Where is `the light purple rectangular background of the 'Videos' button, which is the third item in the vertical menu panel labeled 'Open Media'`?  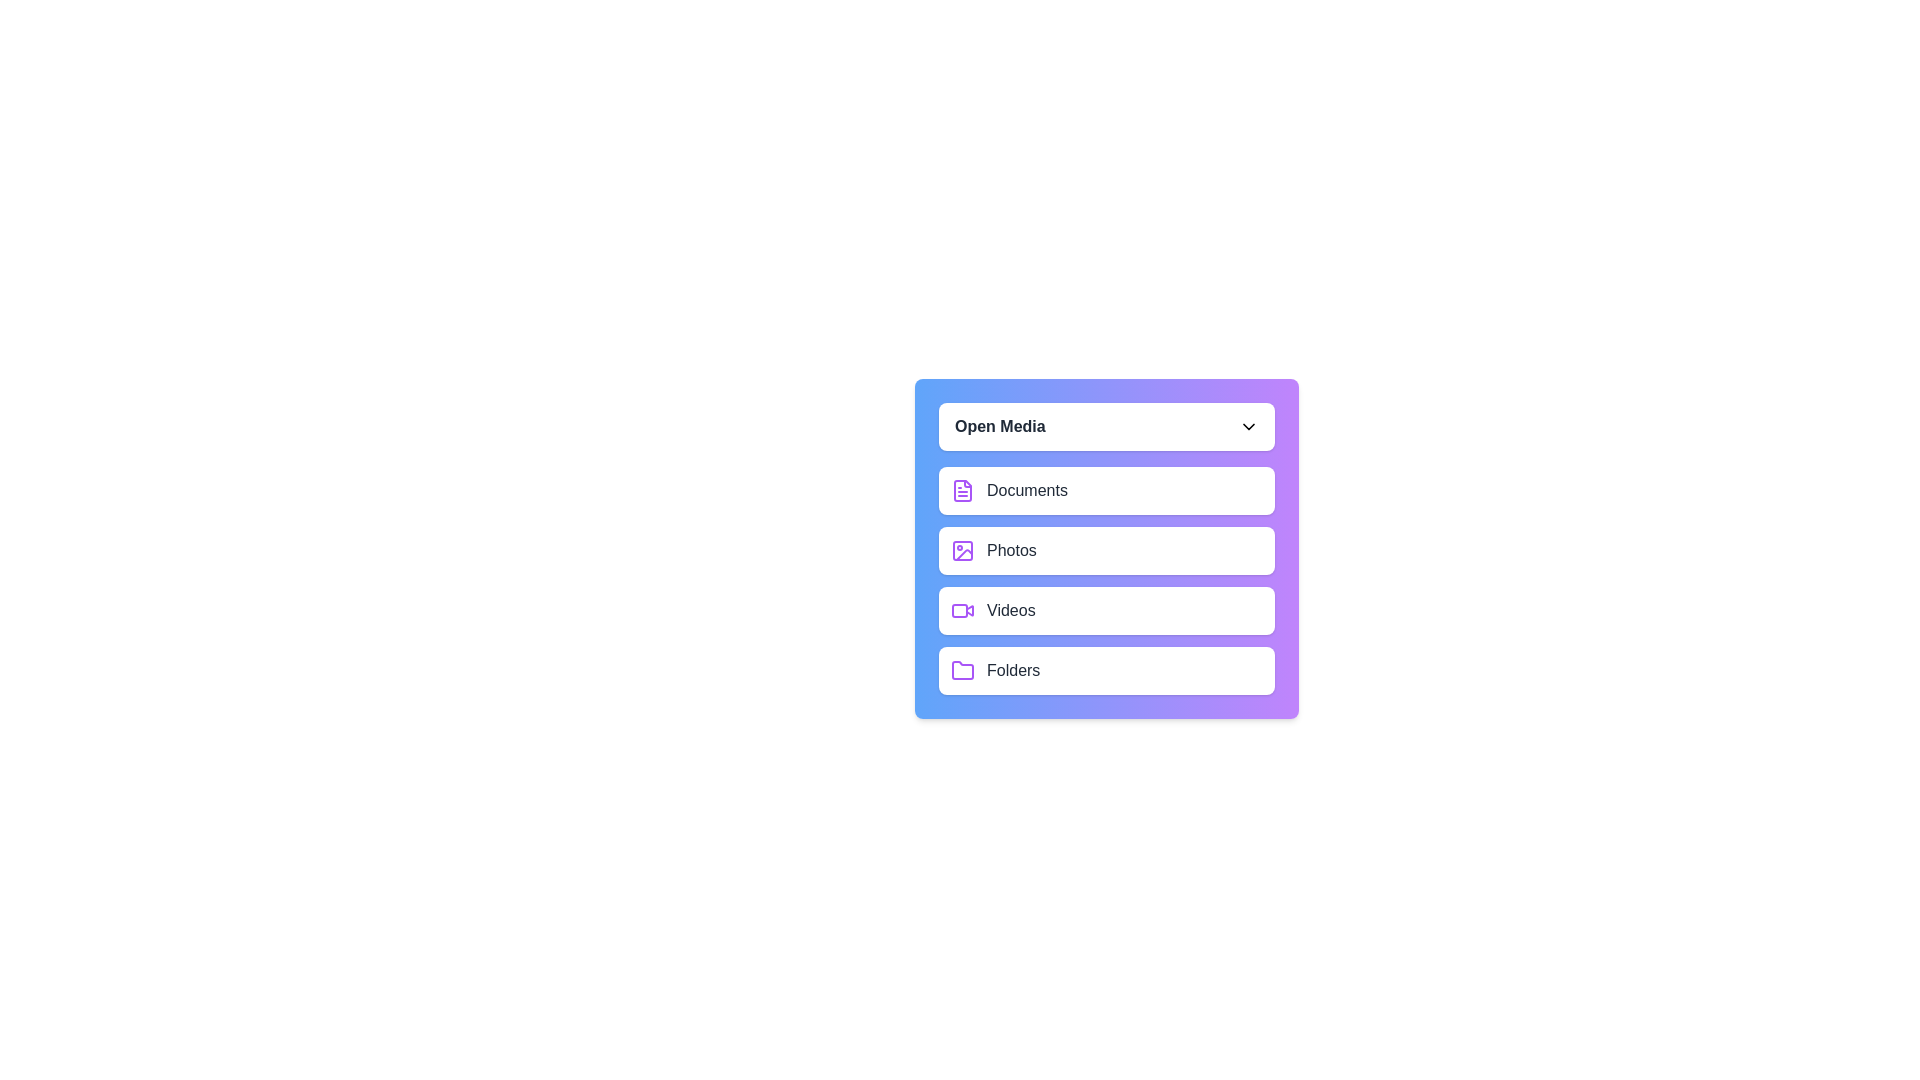
the light purple rectangular background of the 'Videos' button, which is the third item in the vertical menu panel labeled 'Open Media' is located at coordinates (960, 609).